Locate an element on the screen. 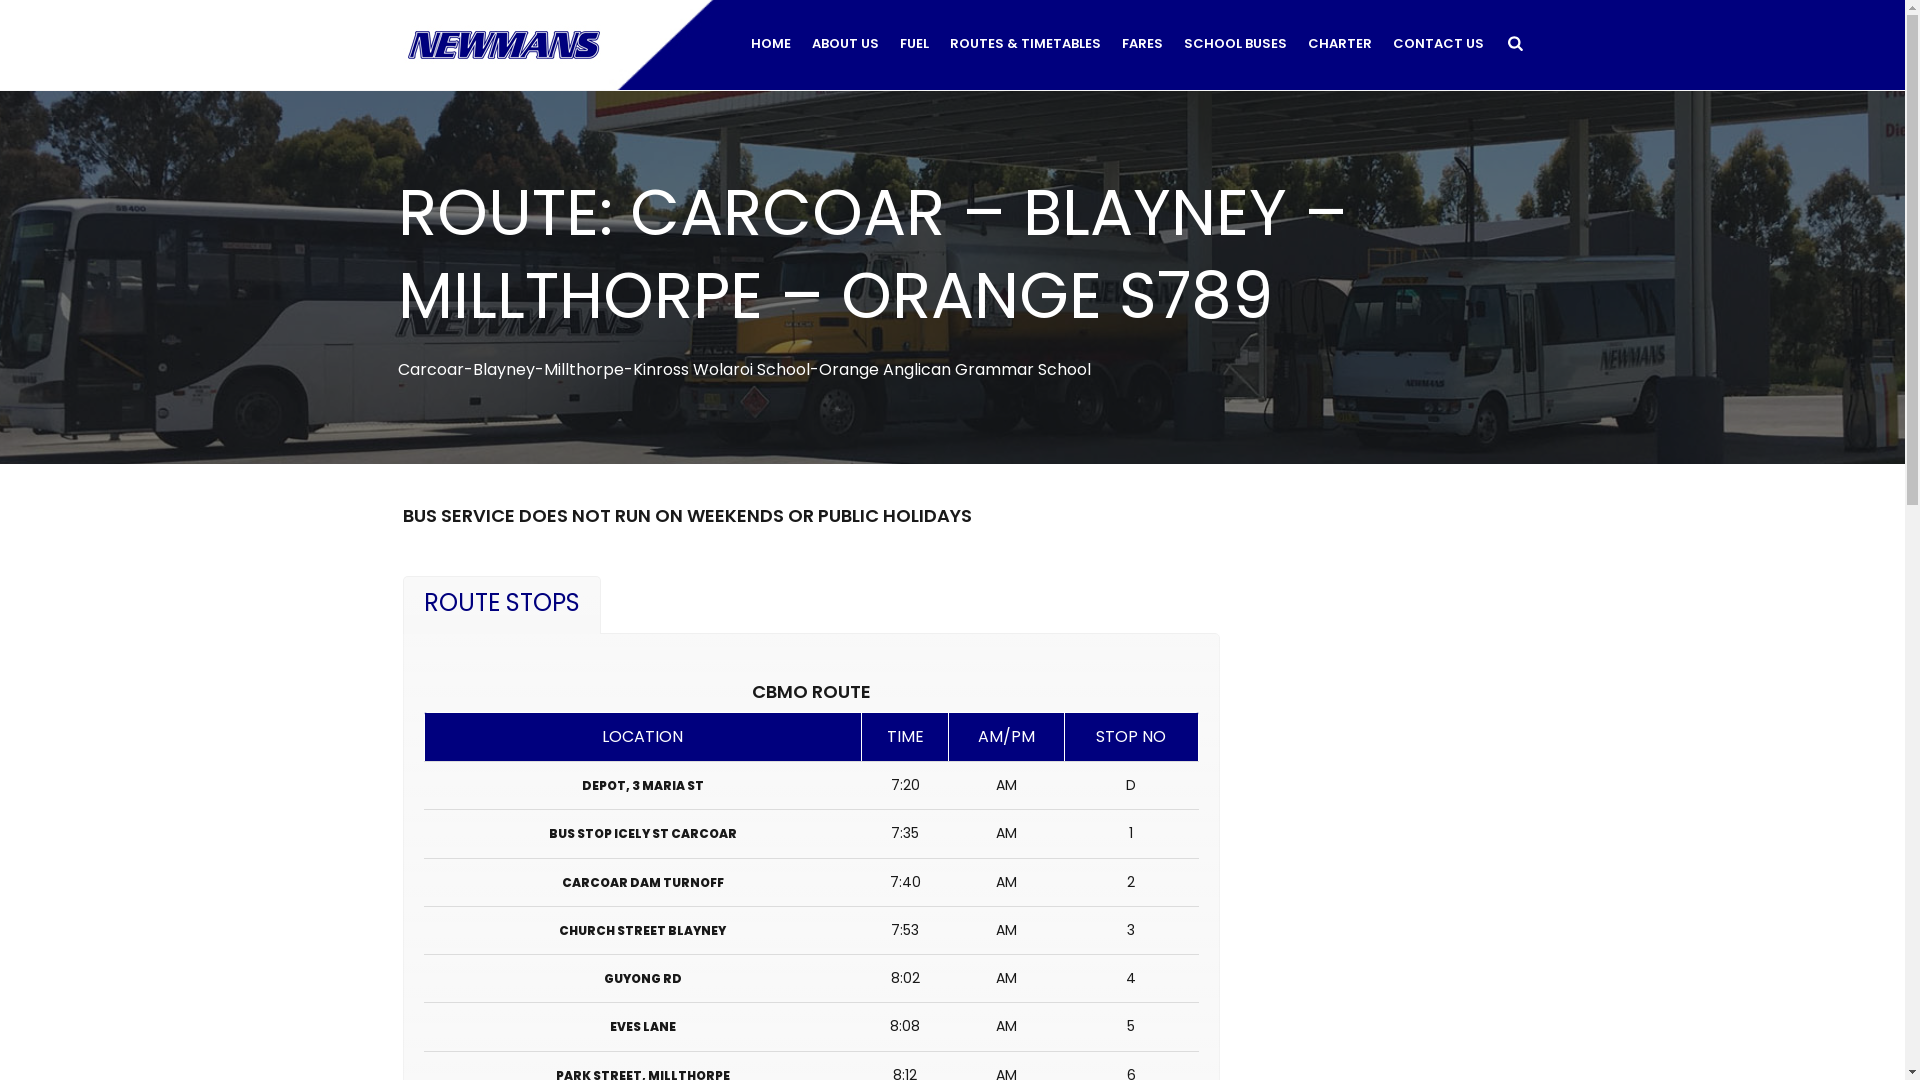  'ROUTE STOPS' is located at coordinates (500, 603).